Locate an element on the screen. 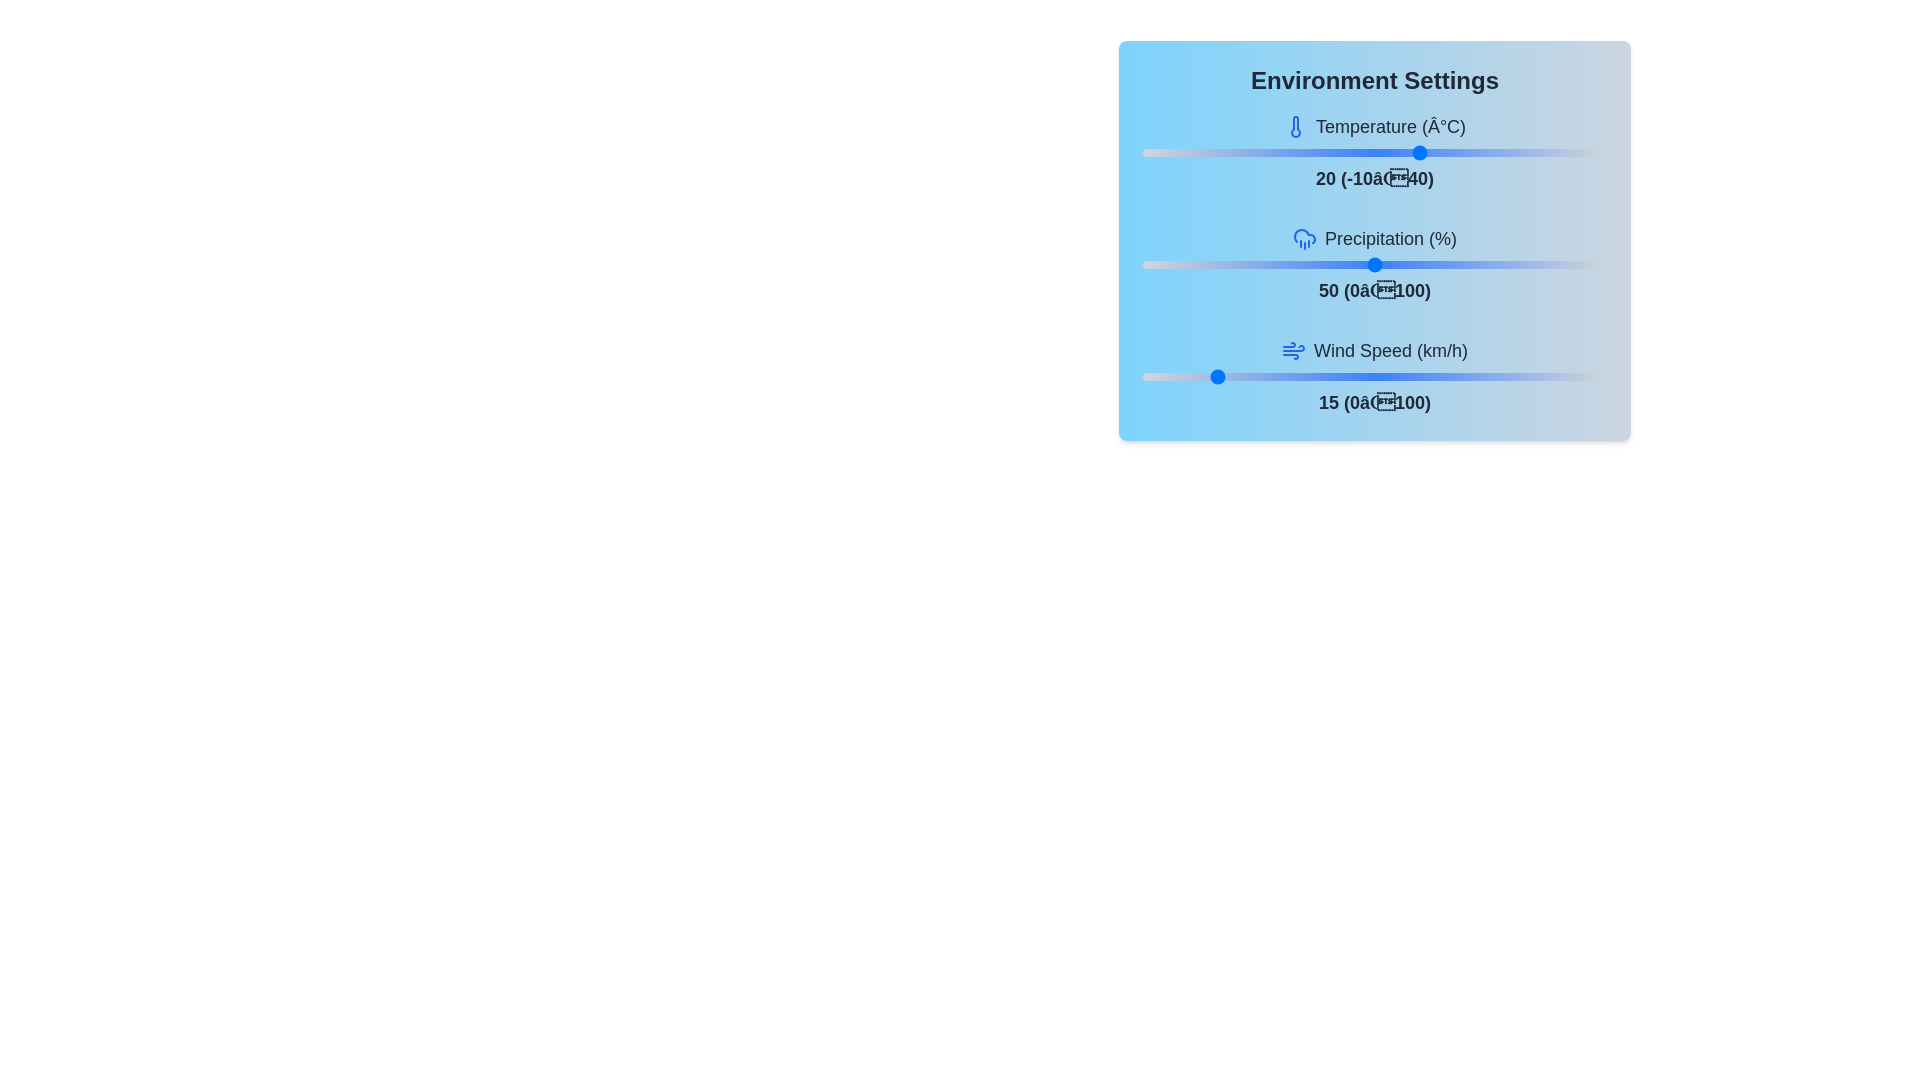 This screenshot has height=1080, width=1920. the temperature setting icon located in the top-left corner of the environment settings section, which is positioned immediately to the left of the 'Temperature (°C)' label is located at coordinates (1295, 127).